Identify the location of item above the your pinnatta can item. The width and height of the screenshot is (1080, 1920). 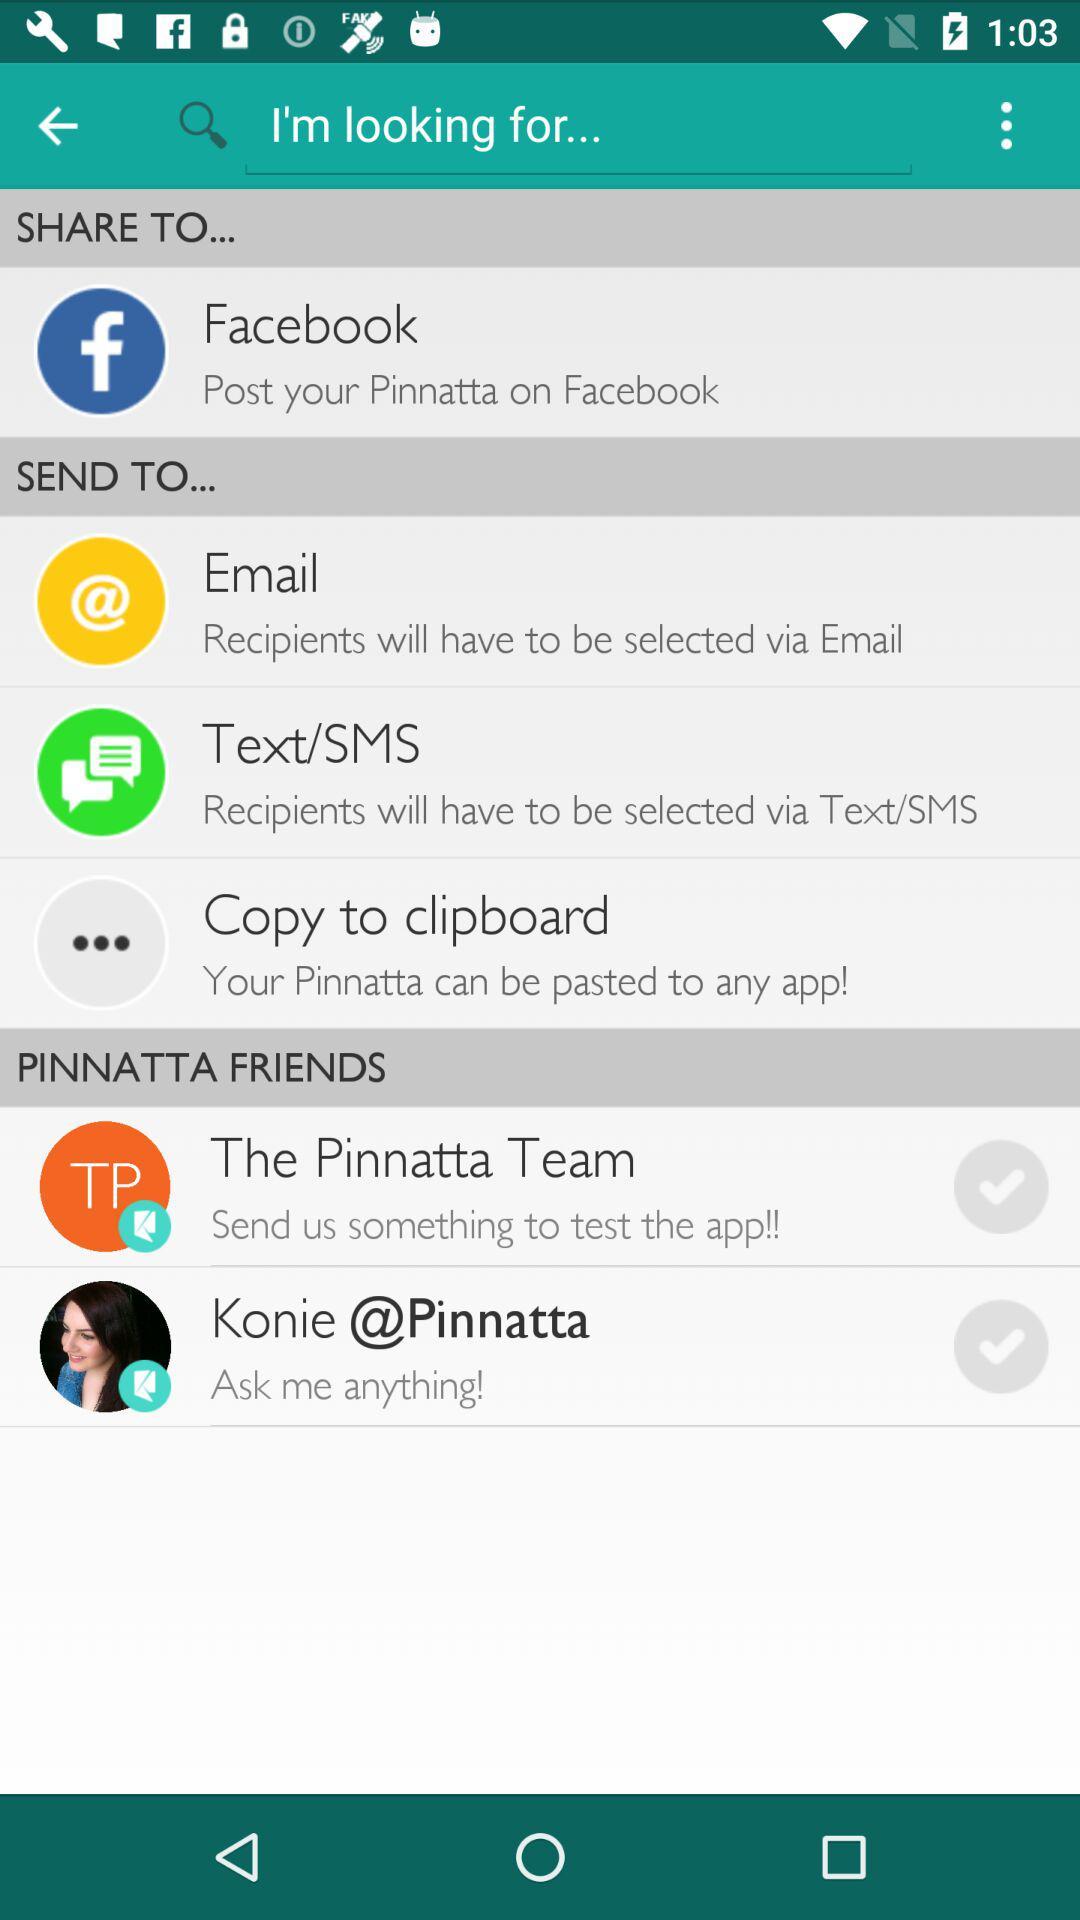
(405, 914).